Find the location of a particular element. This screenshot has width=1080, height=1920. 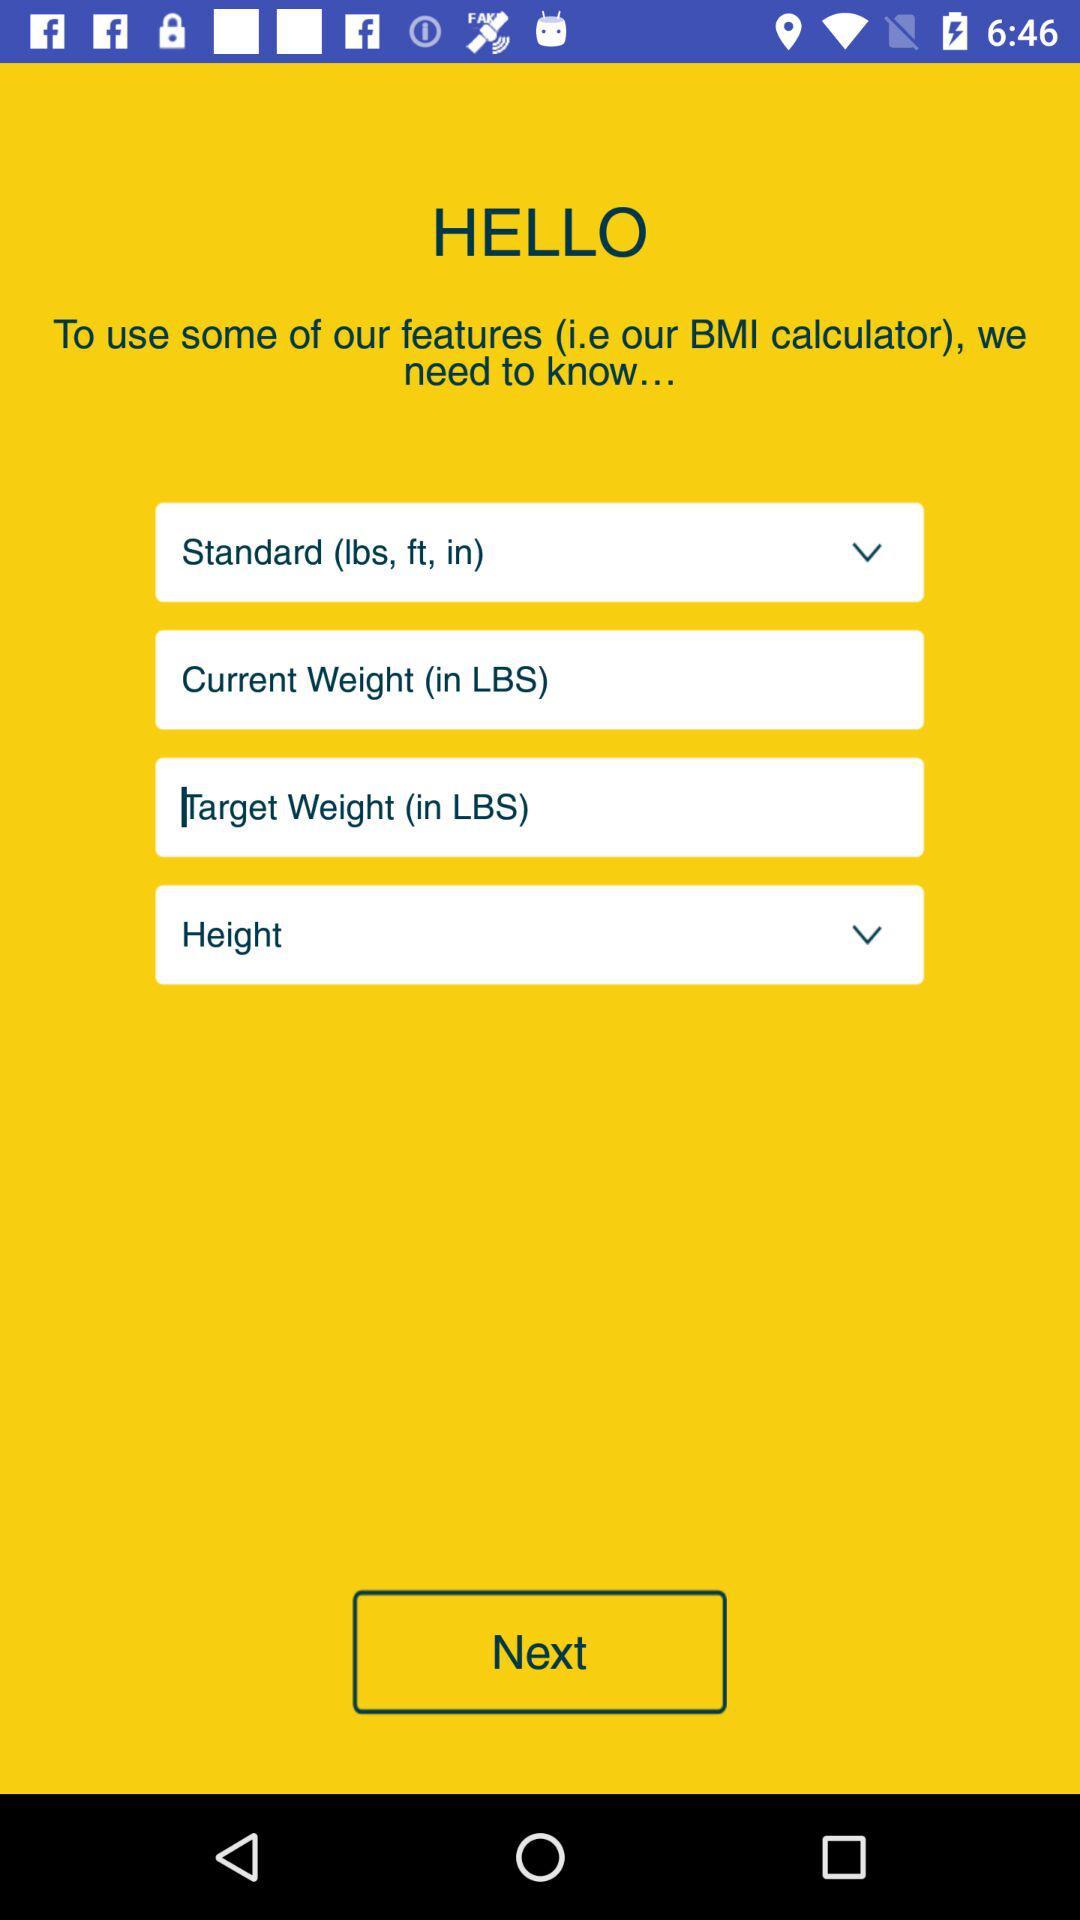

body height option is located at coordinates (540, 933).